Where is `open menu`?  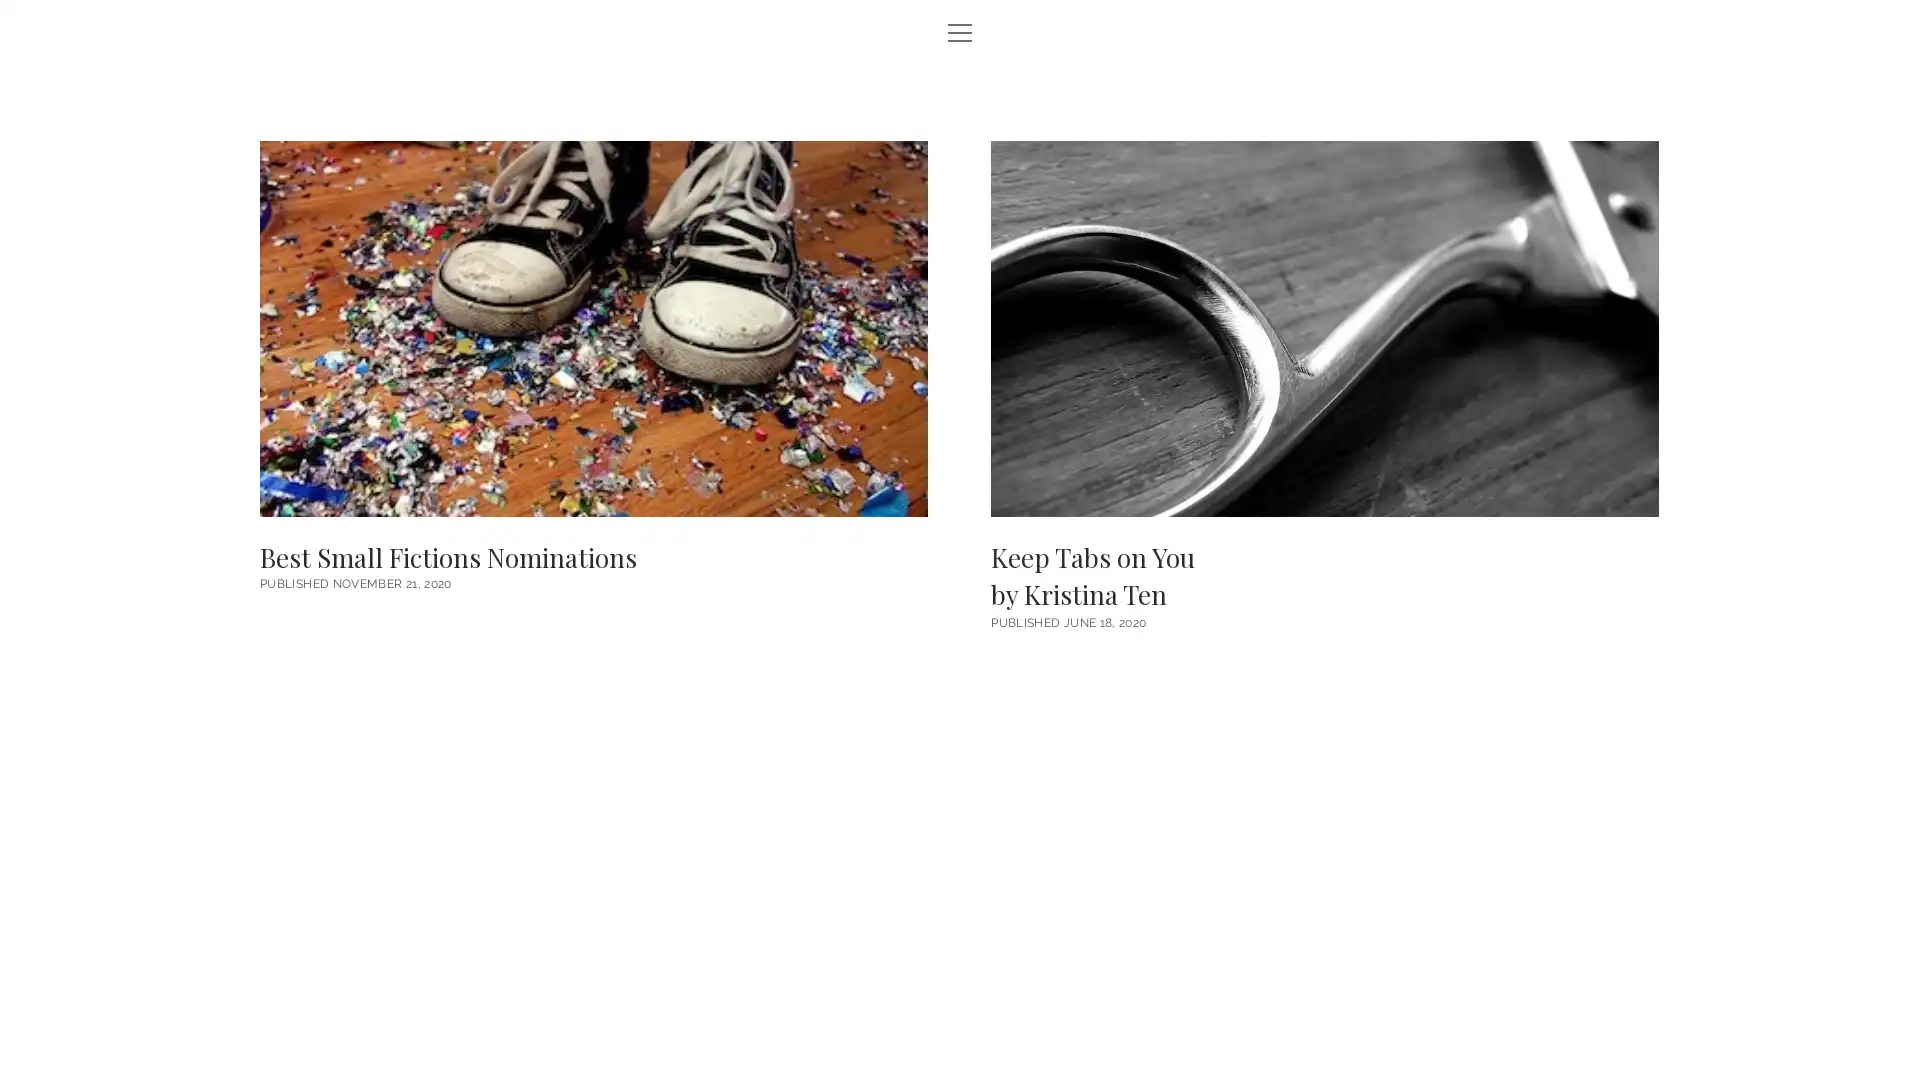
open menu is located at coordinates (960, 34).